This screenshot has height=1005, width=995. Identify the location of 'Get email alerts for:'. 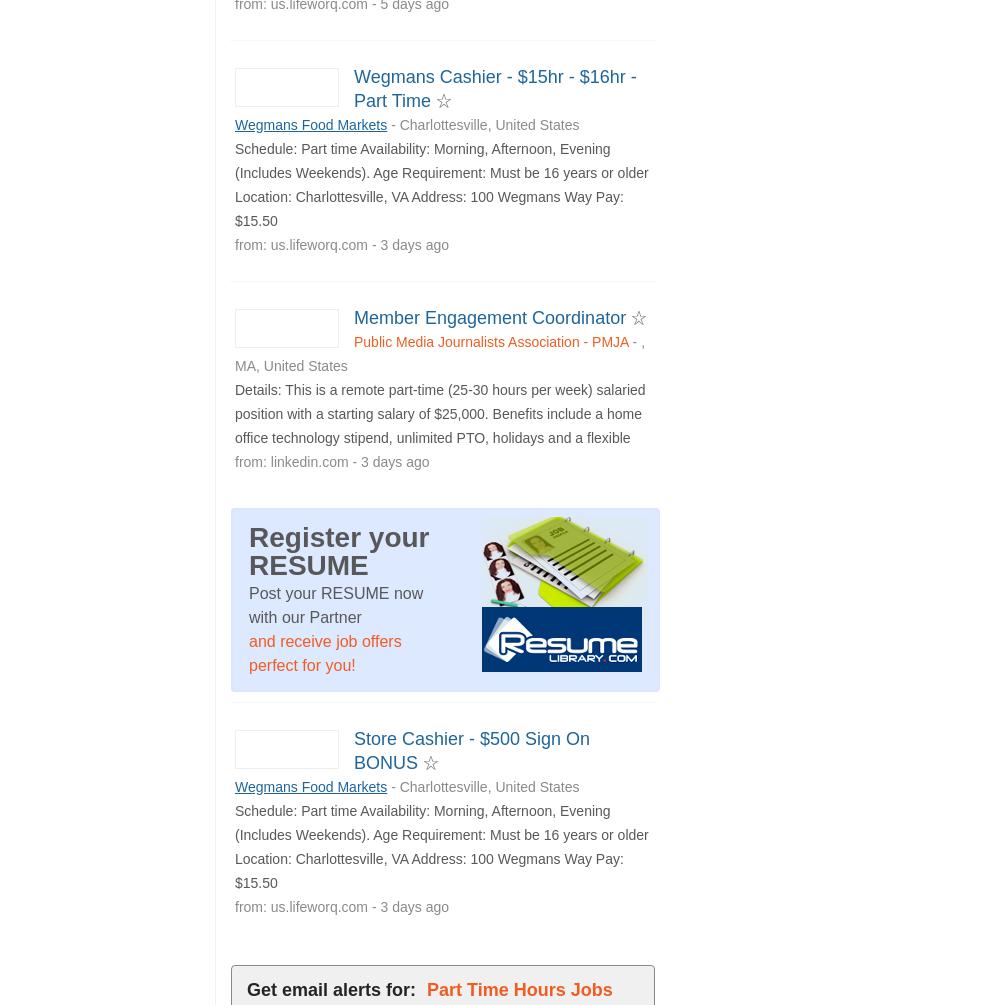
(246, 988).